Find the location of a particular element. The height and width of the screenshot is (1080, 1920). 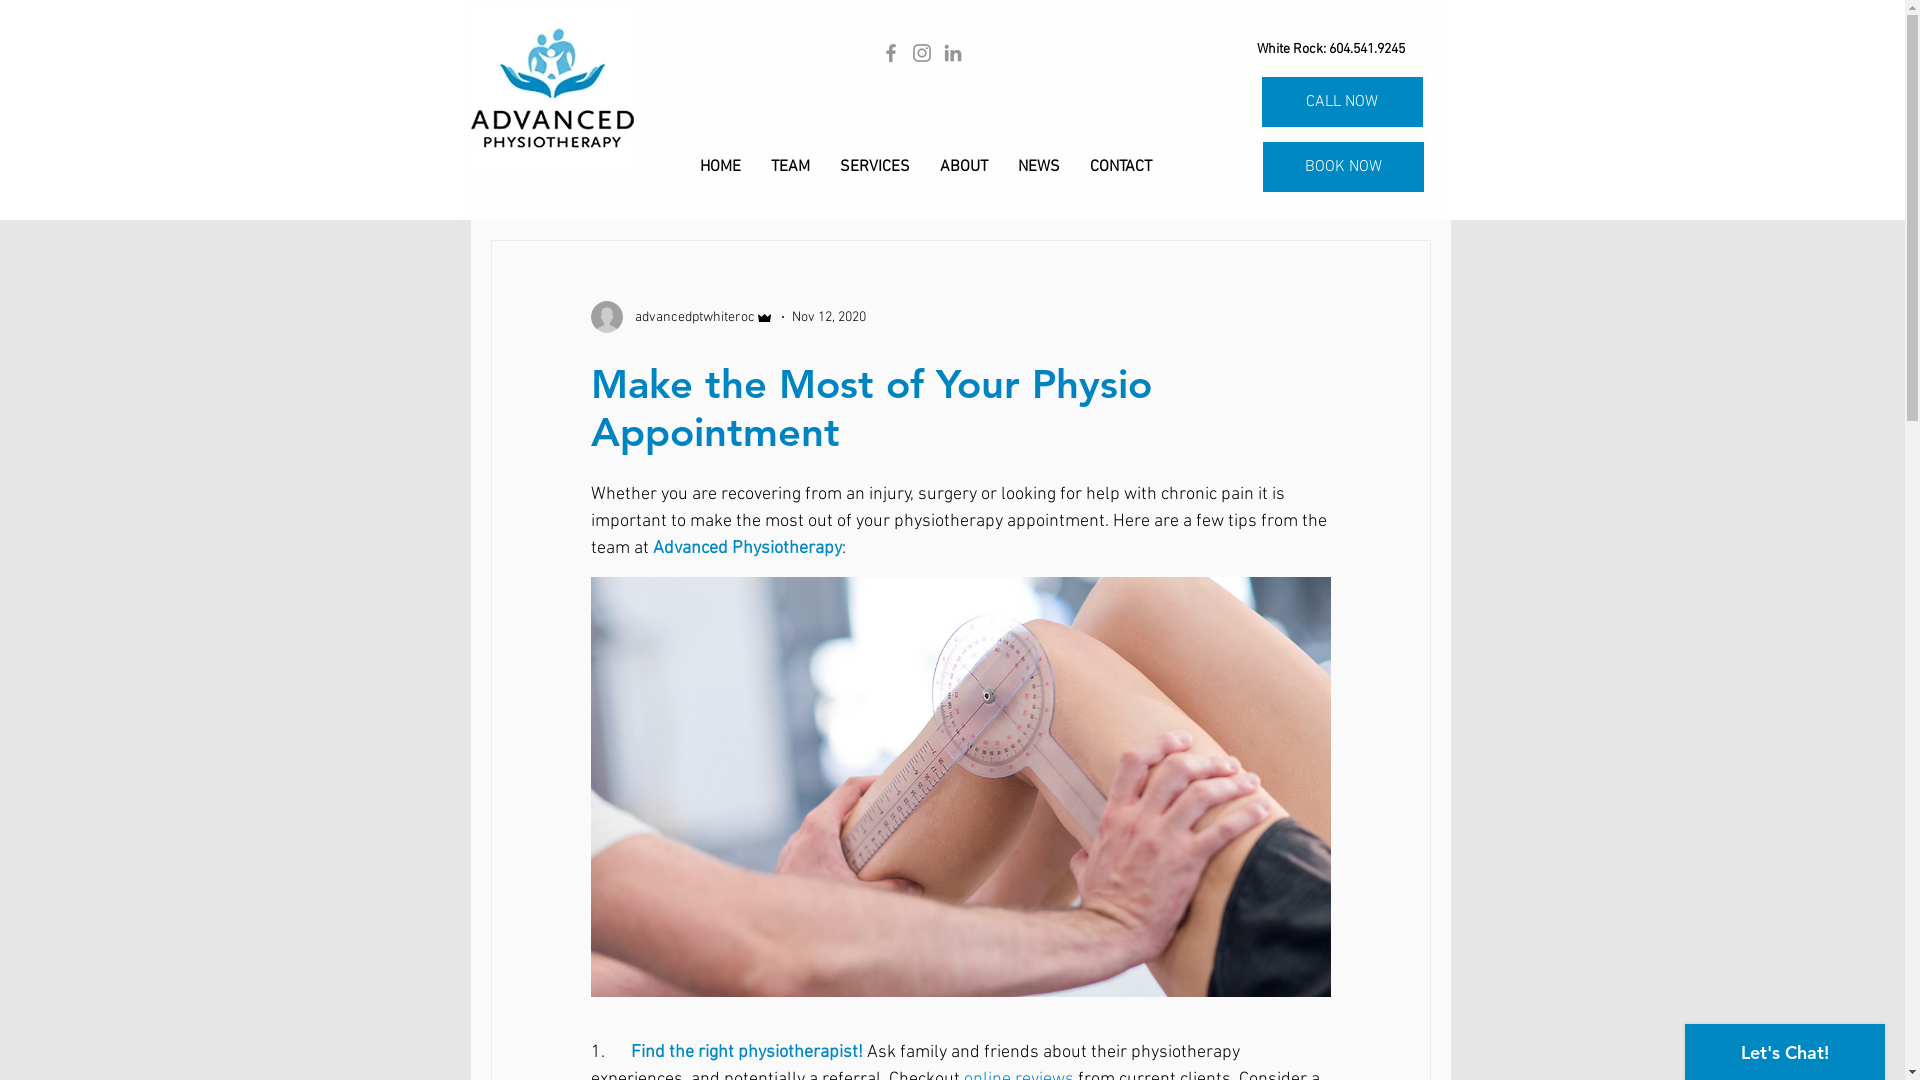

'BOOK NOW' is located at coordinates (1342, 165).